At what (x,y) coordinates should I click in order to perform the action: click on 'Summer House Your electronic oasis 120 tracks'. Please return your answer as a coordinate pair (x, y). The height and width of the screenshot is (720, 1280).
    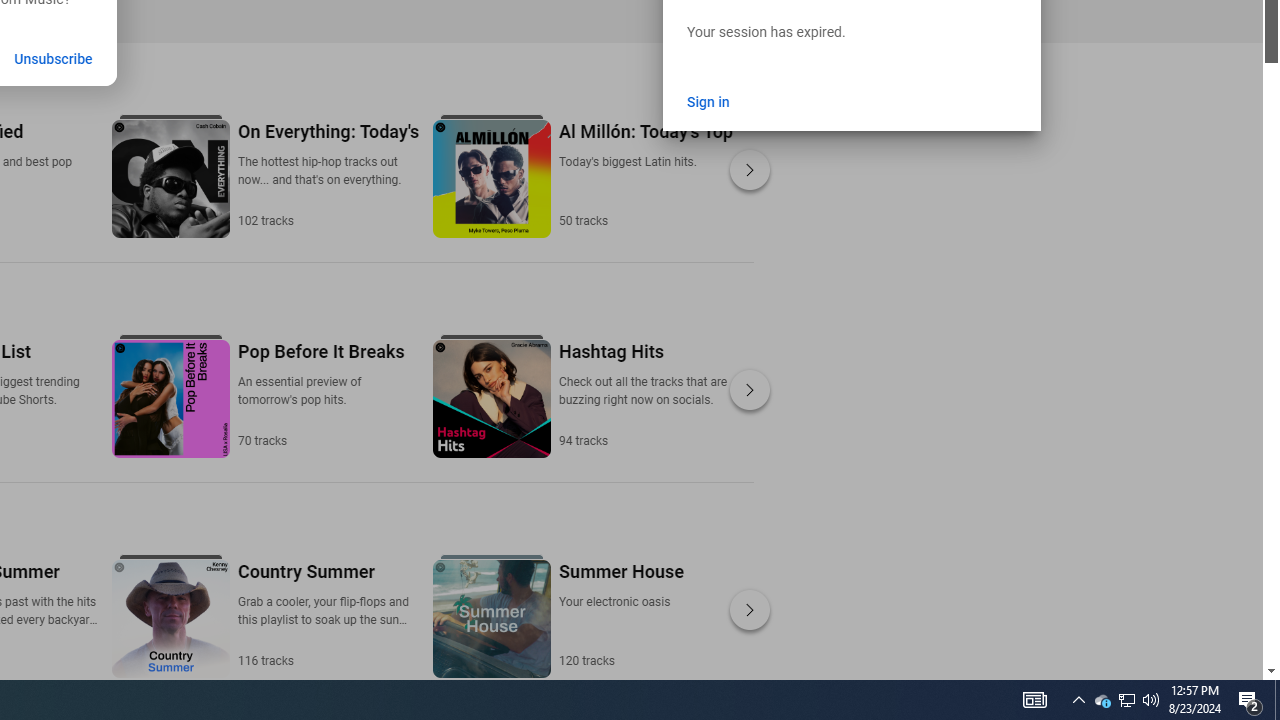
    Looking at the image, I should click on (619, 613).